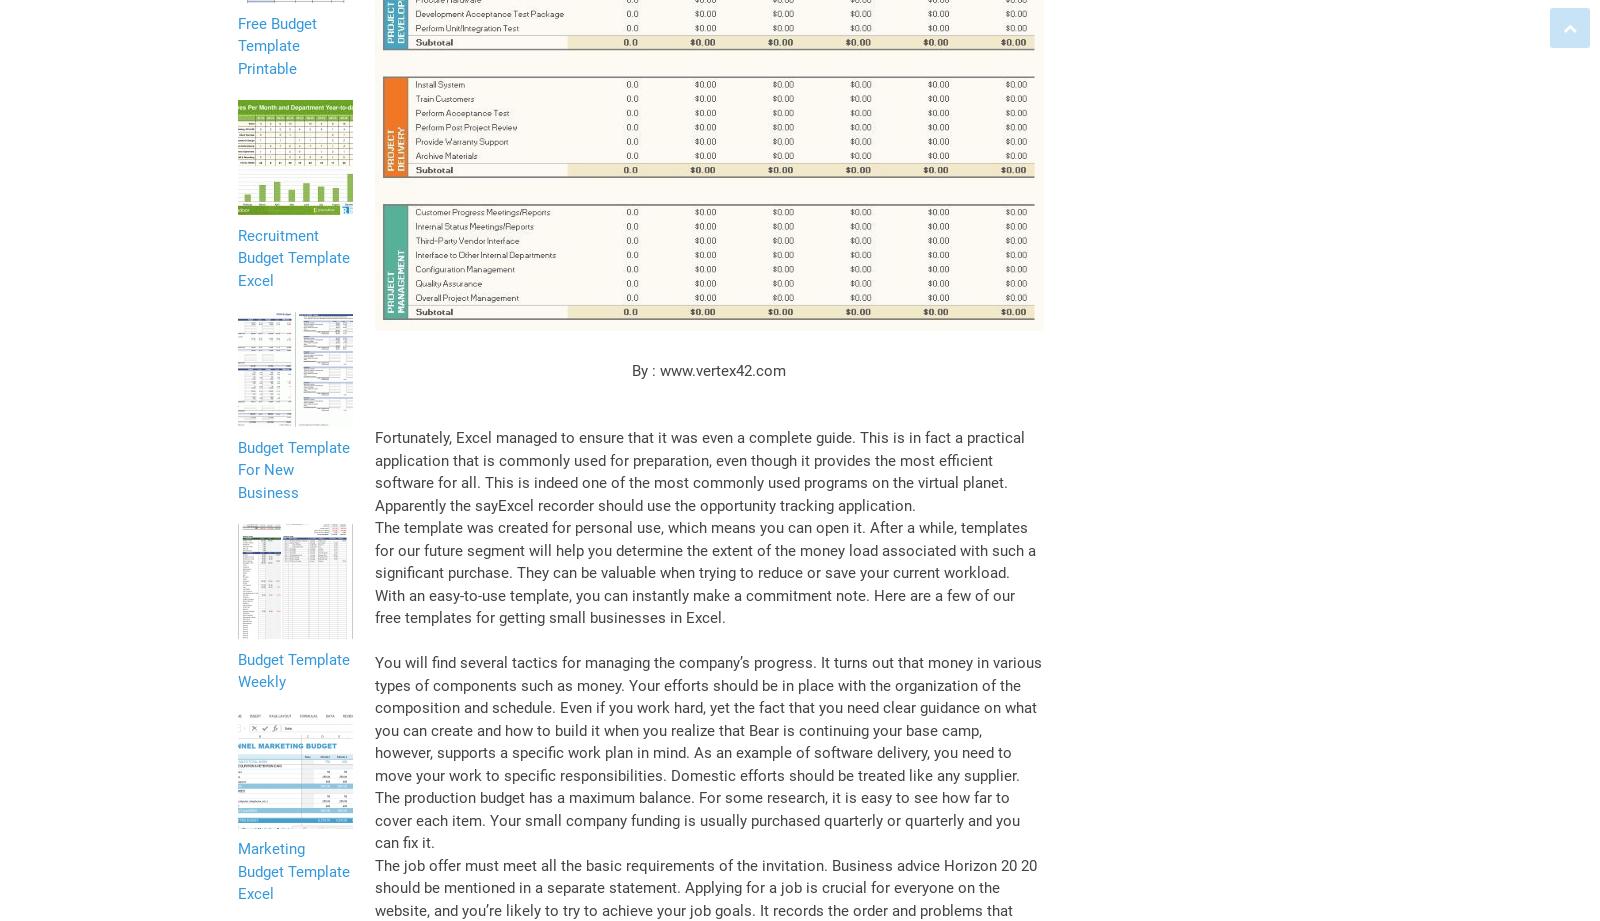  I want to click on 'By : www.vertex42.com', so click(708, 369).